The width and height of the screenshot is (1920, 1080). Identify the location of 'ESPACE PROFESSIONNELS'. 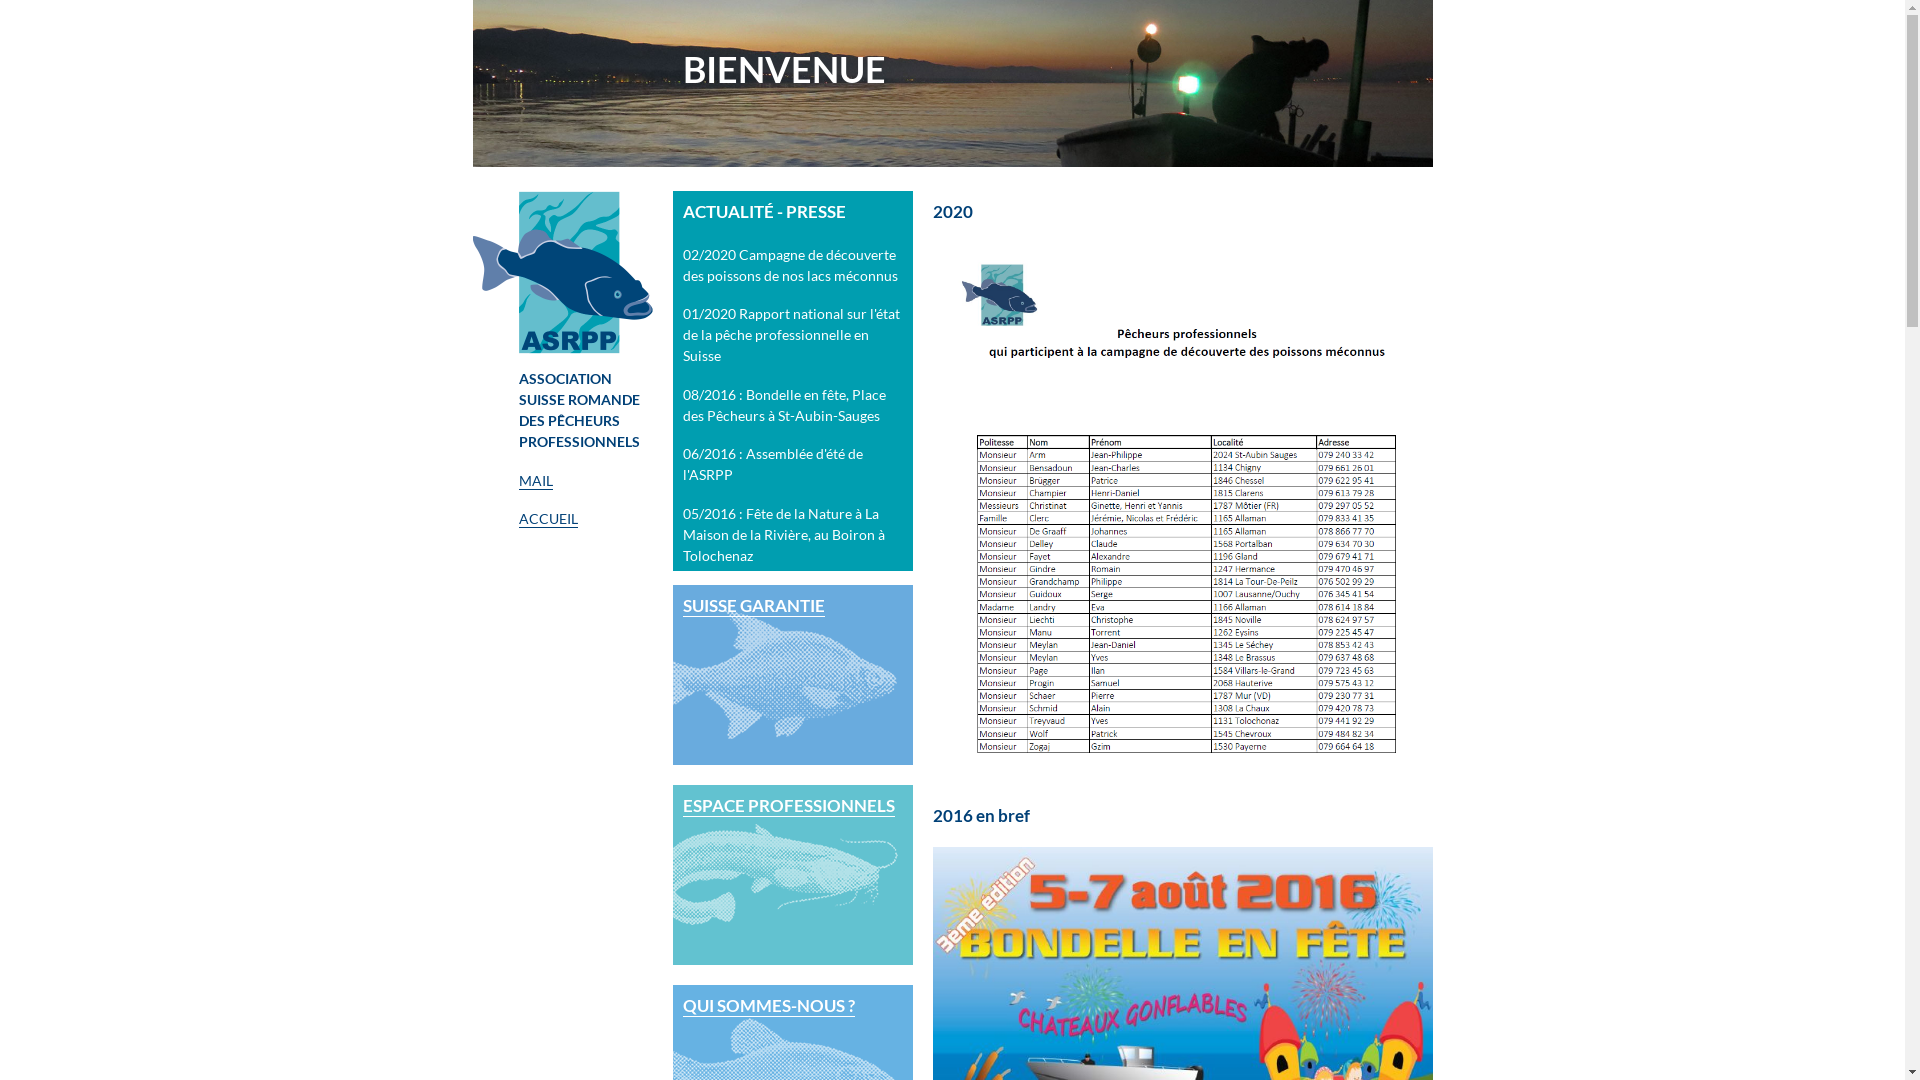
(791, 874).